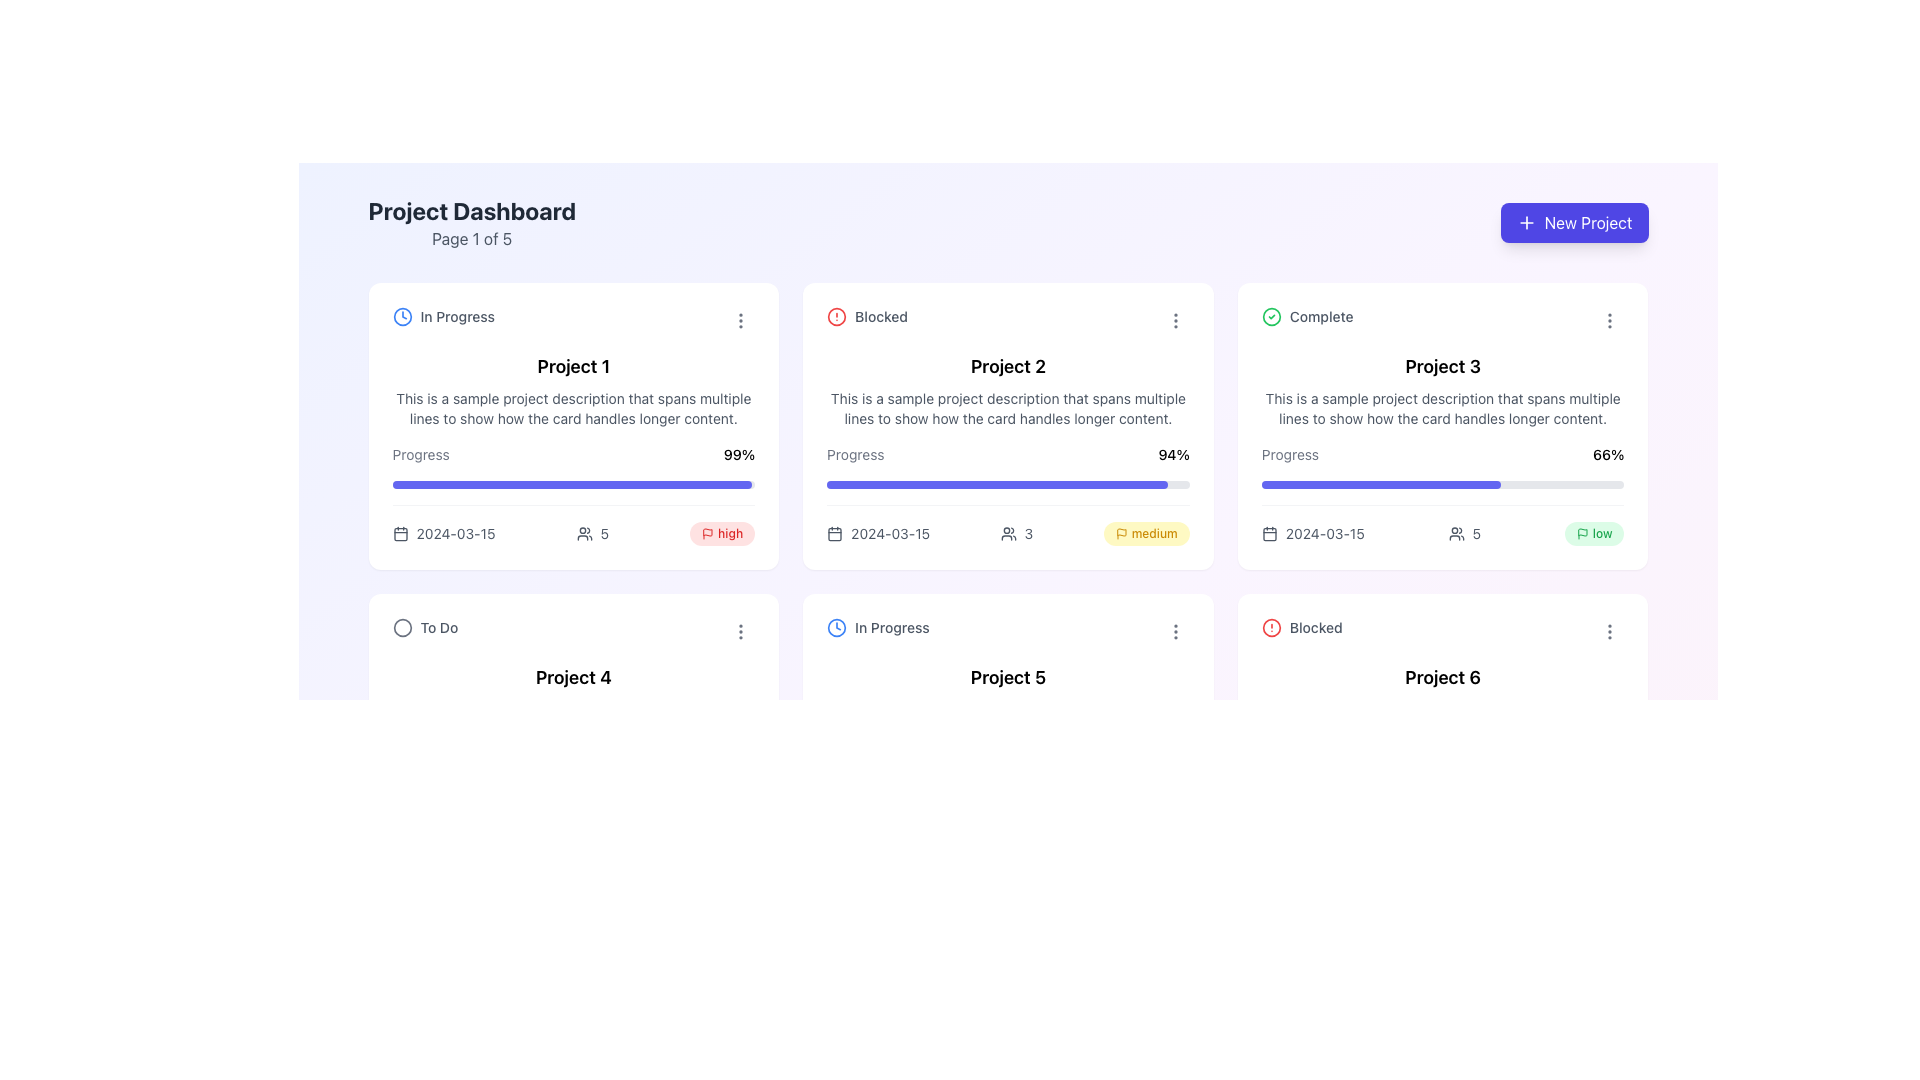 The width and height of the screenshot is (1920, 1080). Describe the element at coordinates (1443, 366) in the screenshot. I see `the text label identifying the project as 'Project 3' located in the third card from the left in the top row of the 'Complete' section` at that location.